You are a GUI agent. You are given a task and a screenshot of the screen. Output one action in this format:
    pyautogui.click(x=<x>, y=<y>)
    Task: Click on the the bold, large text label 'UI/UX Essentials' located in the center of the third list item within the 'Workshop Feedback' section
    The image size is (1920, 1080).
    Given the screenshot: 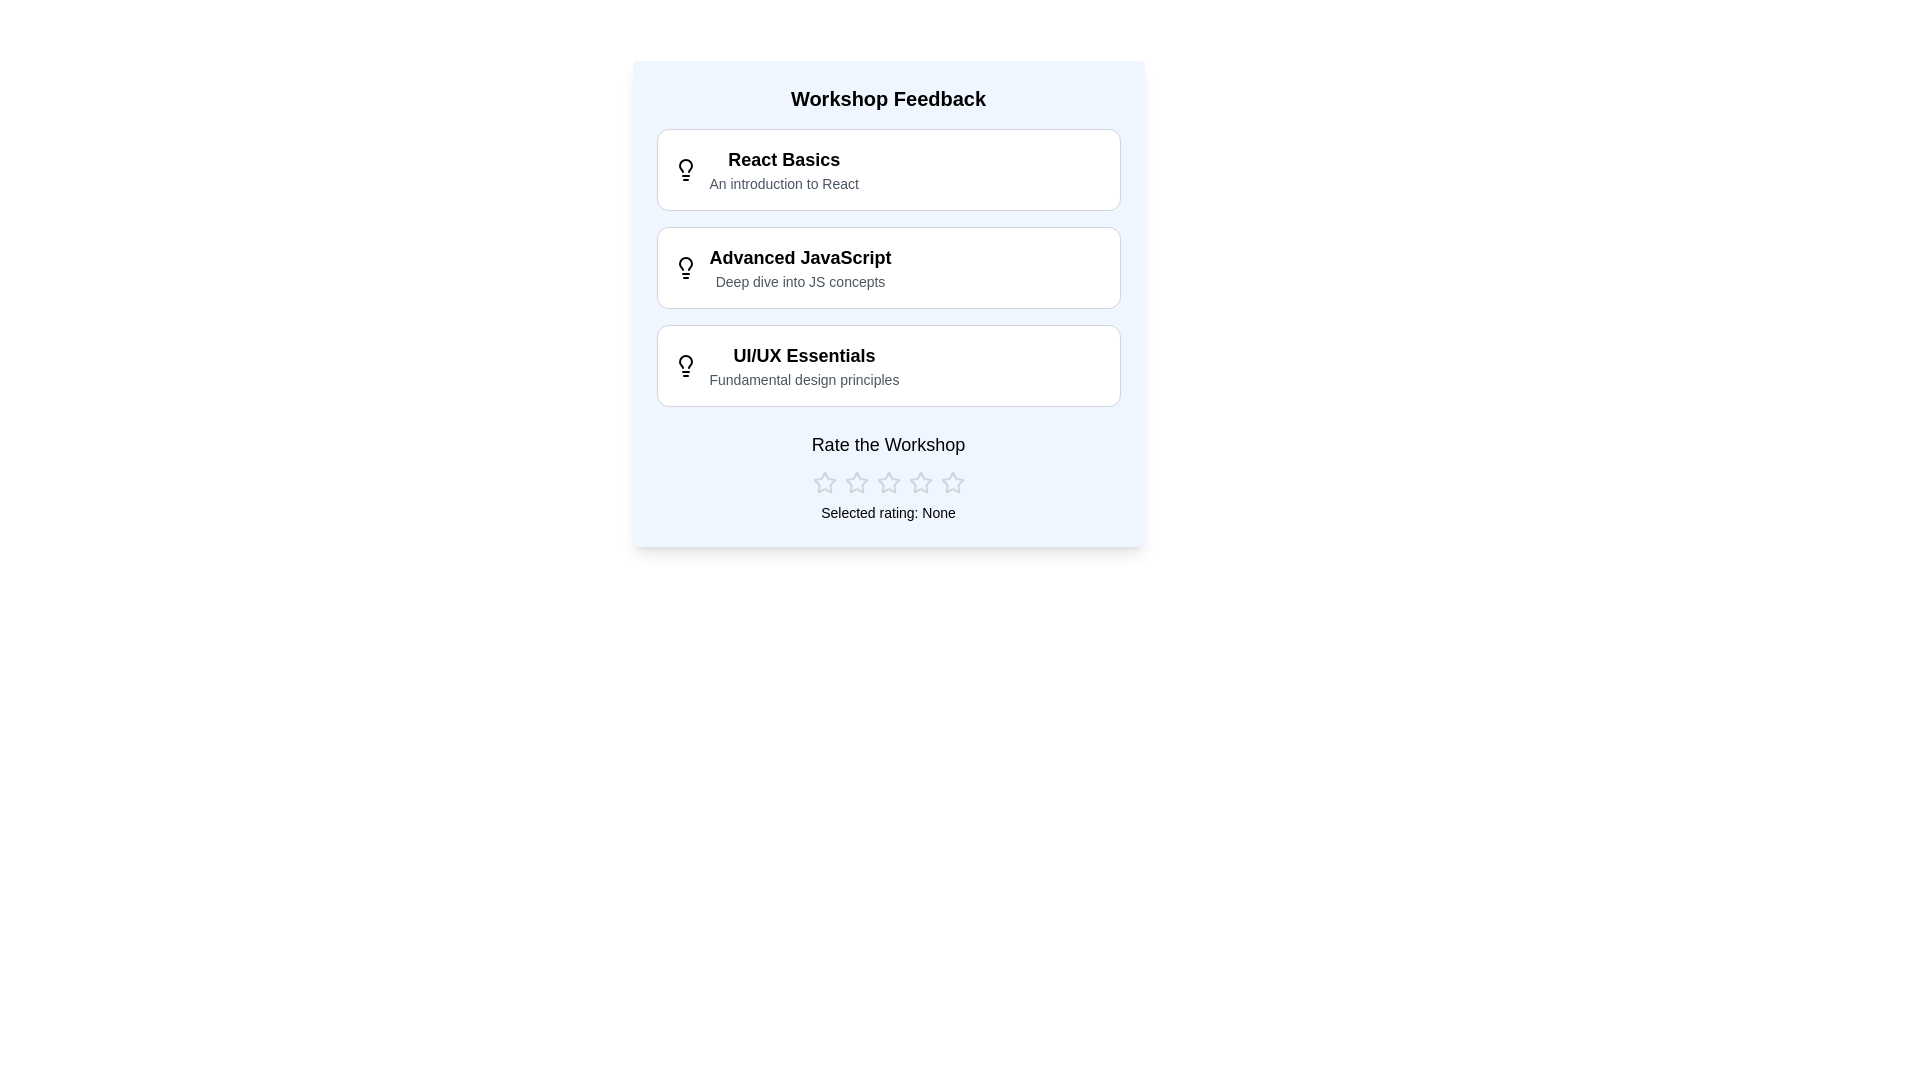 What is the action you would take?
    pyautogui.click(x=804, y=354)
    